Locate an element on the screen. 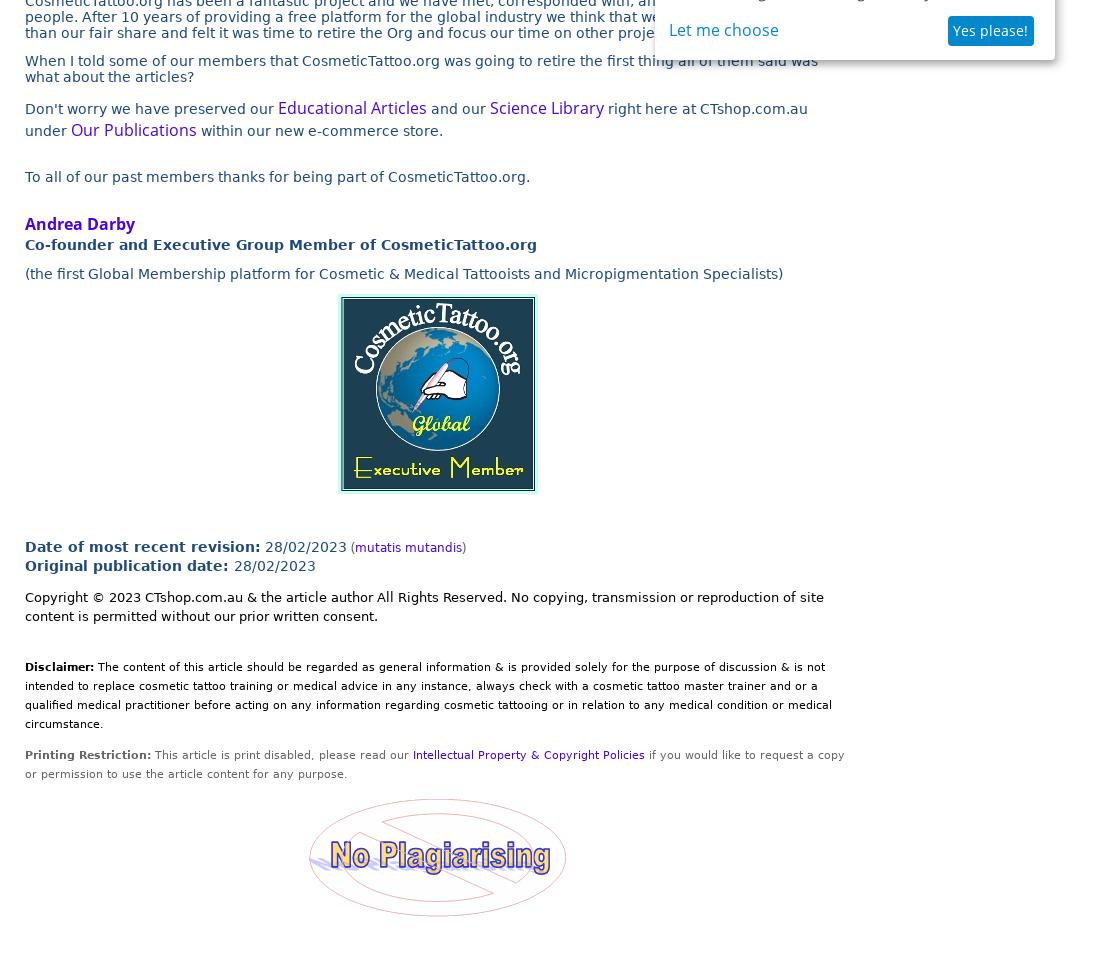 The width and height of the screenshot is (1096, 960). 'Educational Articles' is located at coordinates (276, 107).